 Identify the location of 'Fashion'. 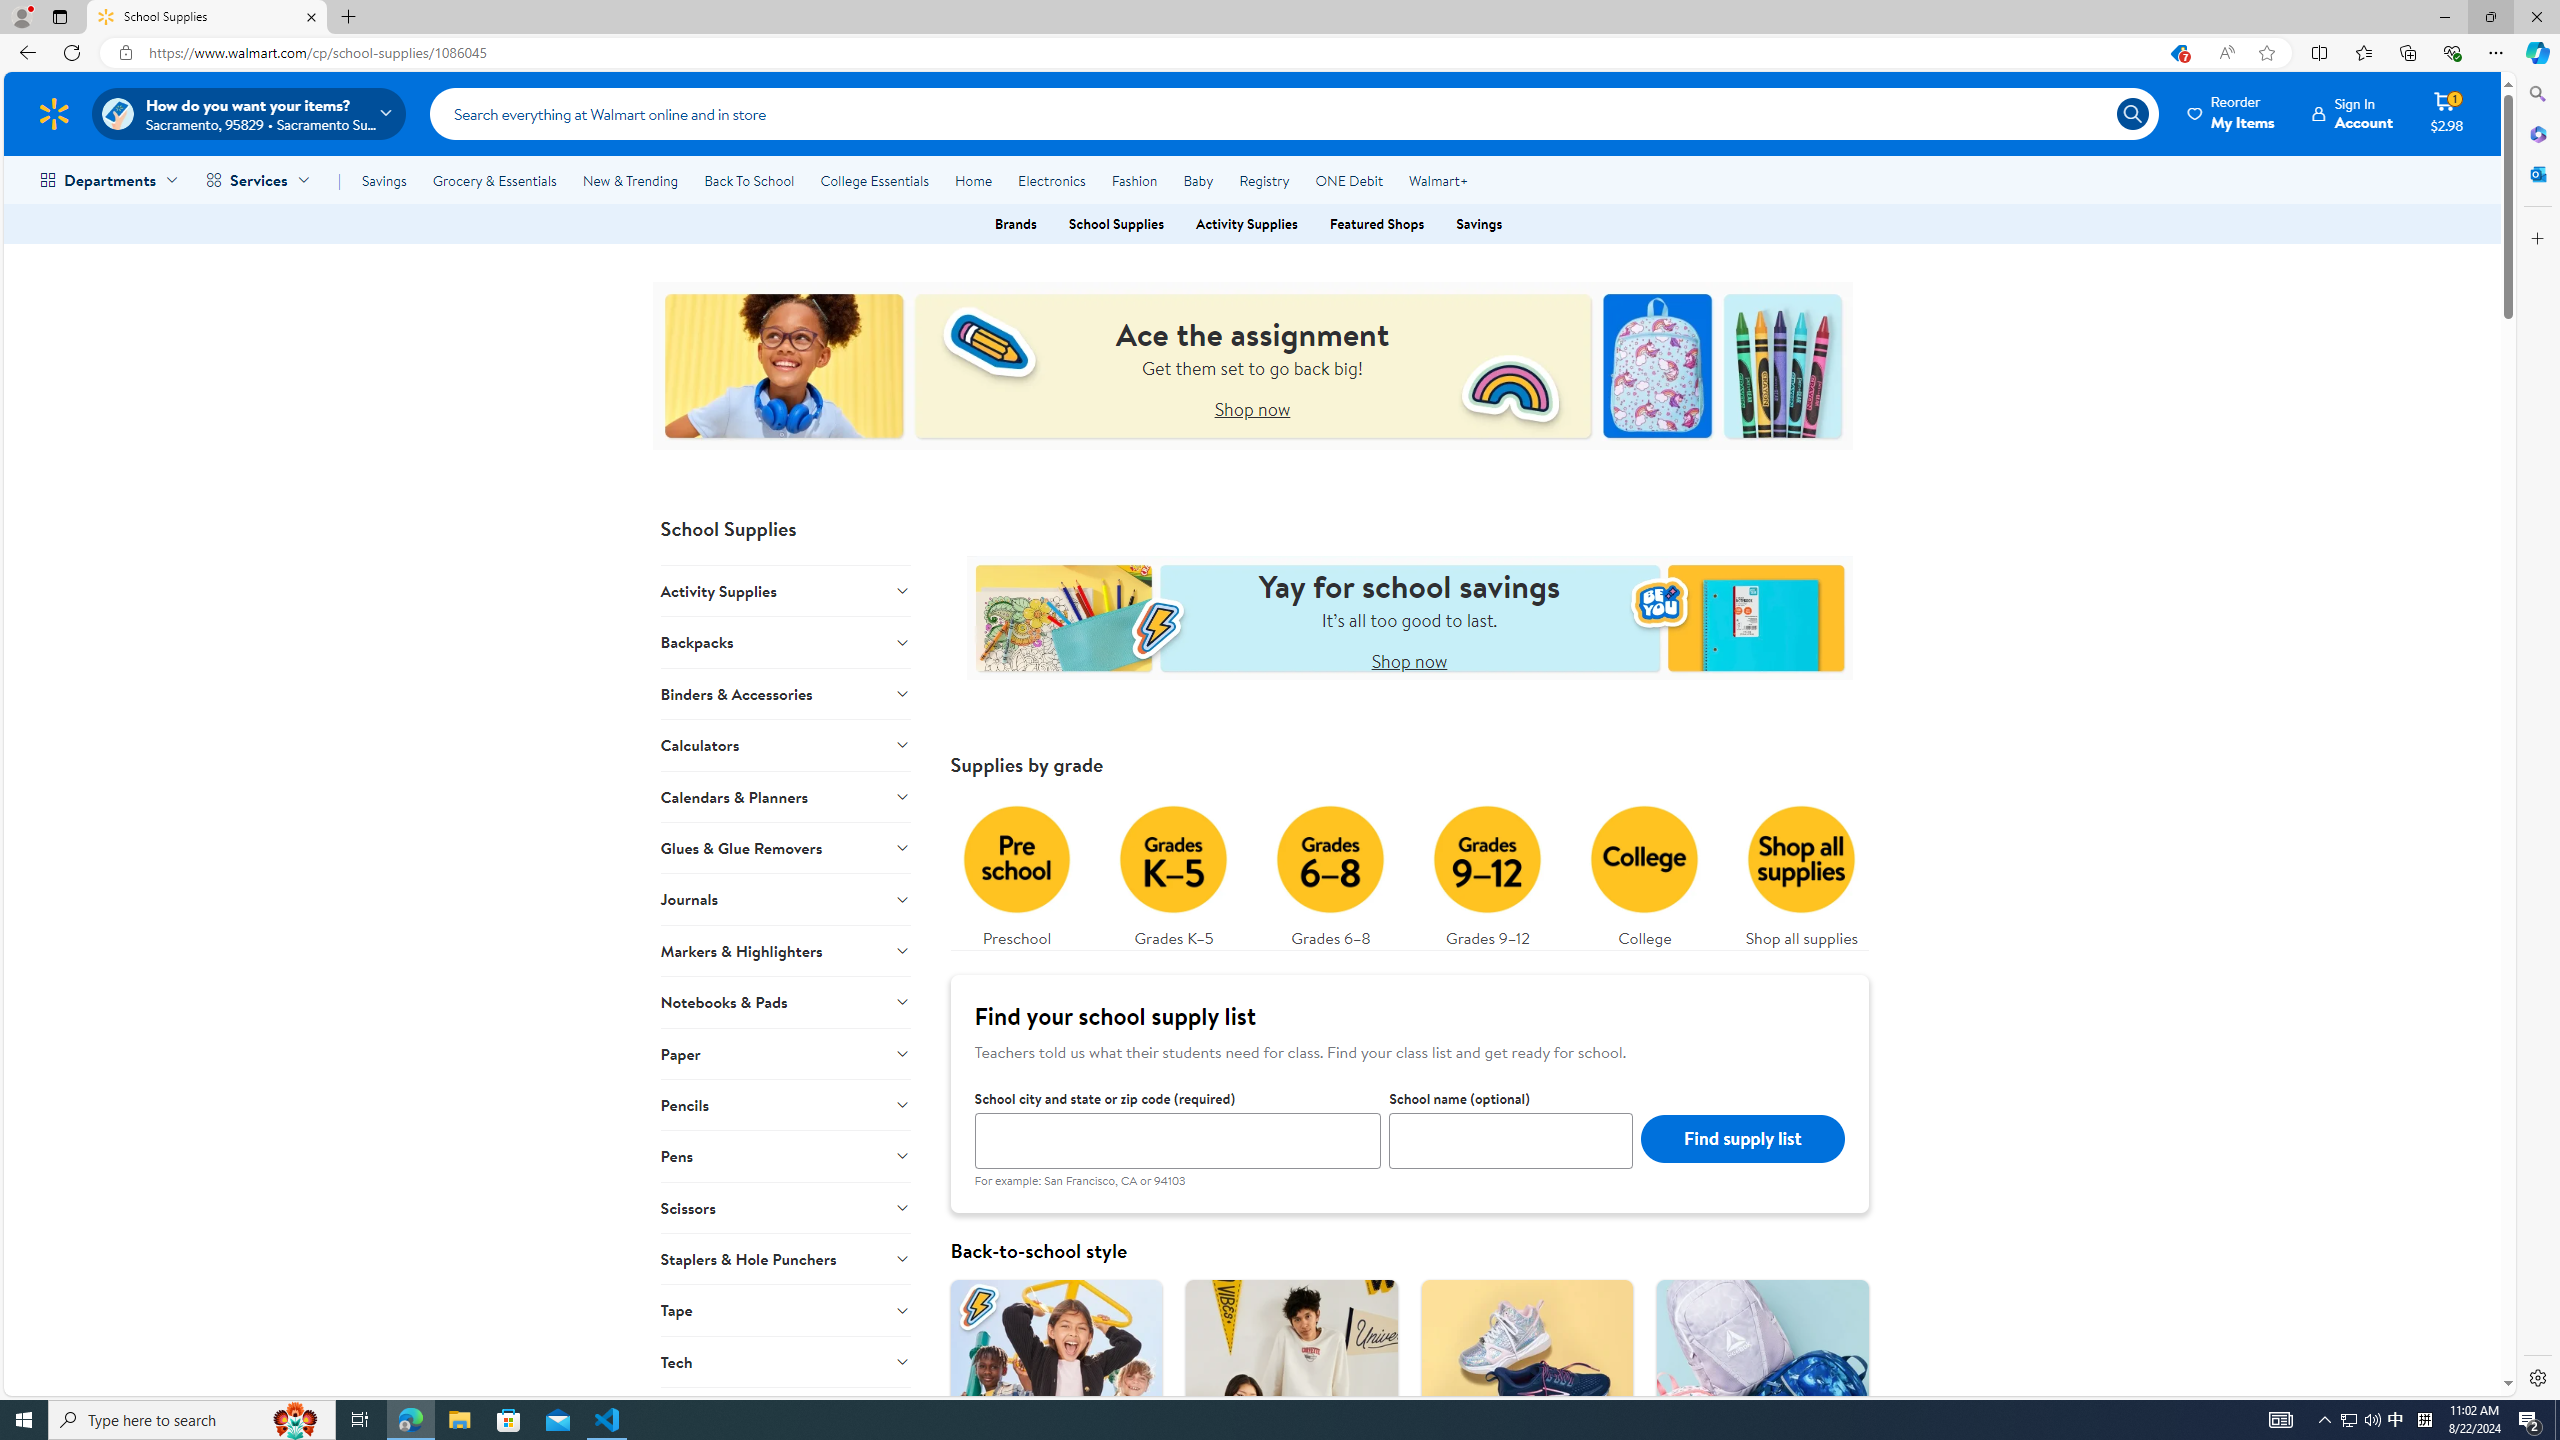
(1133, 180).